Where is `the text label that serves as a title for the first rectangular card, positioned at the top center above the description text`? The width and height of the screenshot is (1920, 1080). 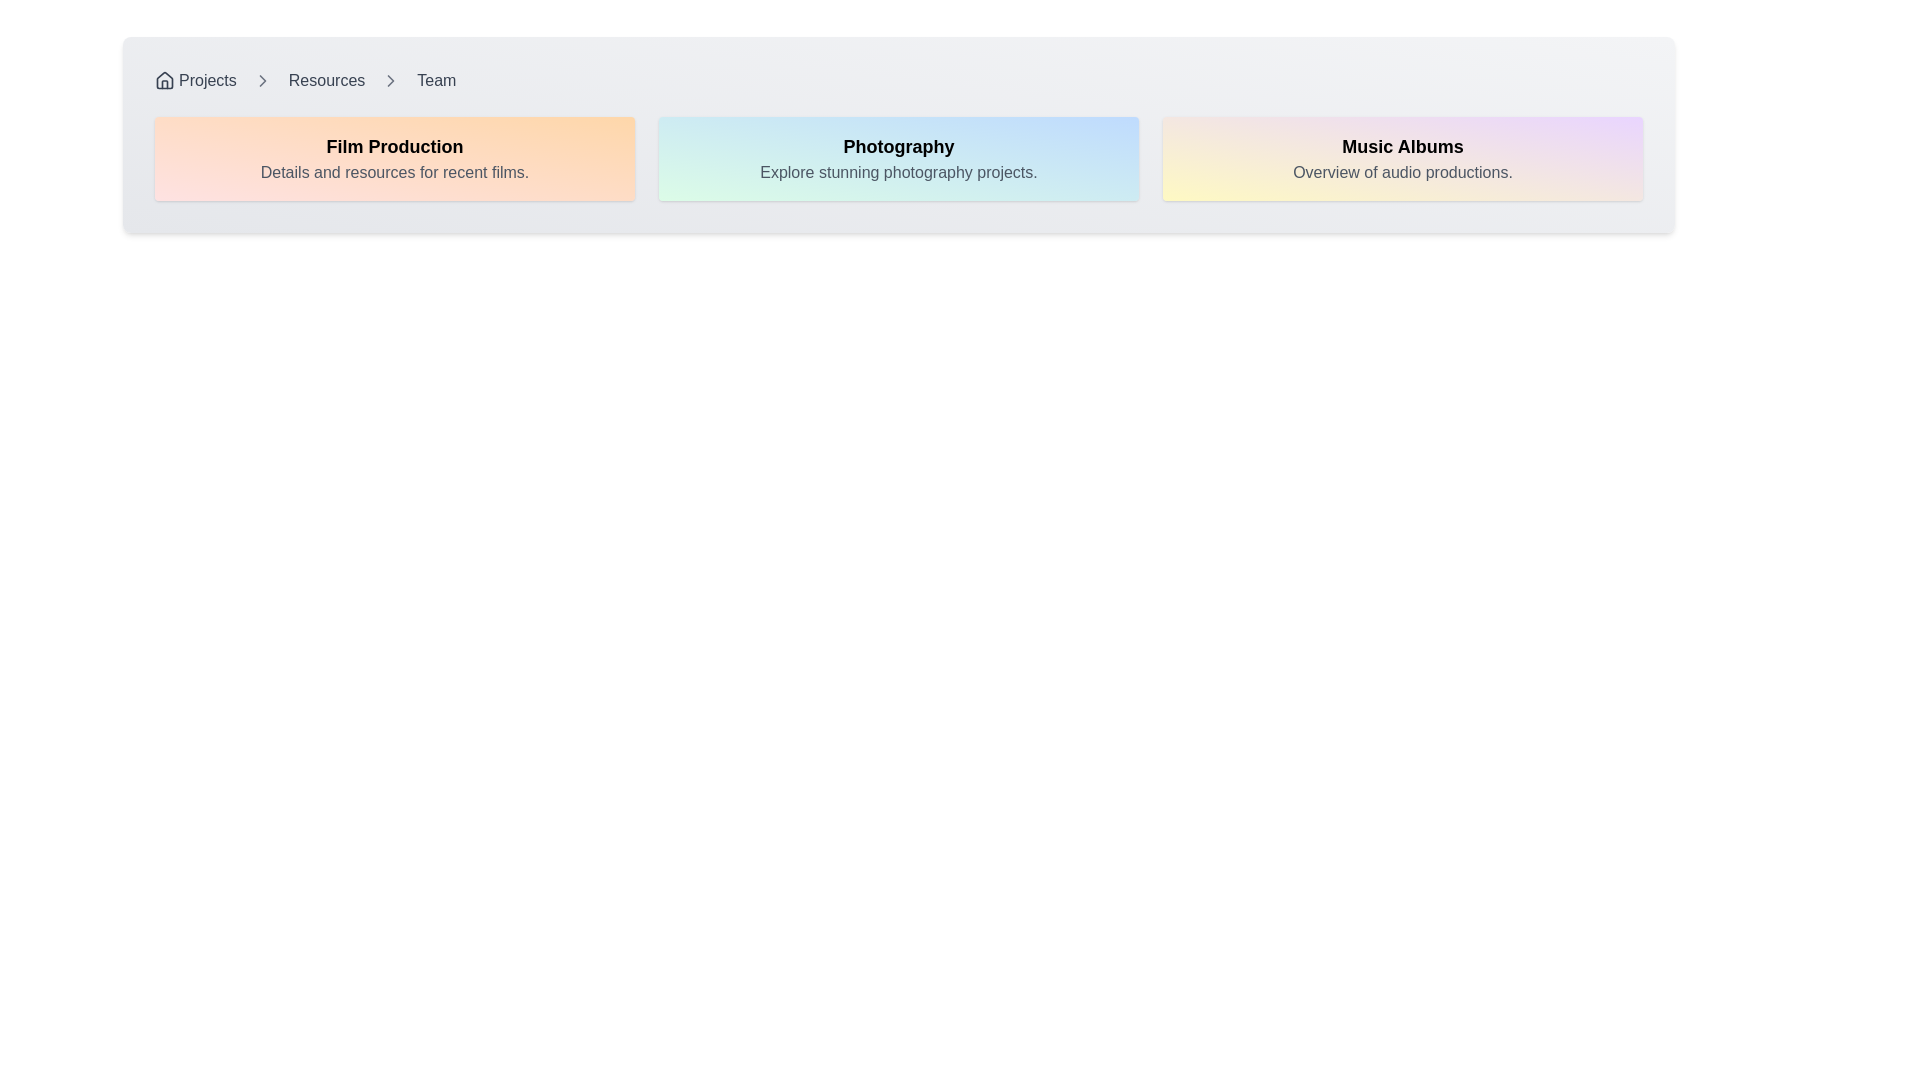
the text label that serves as a title for the first rectangular card, positioned at the top center above the description text is located at coordinates (394, 145).